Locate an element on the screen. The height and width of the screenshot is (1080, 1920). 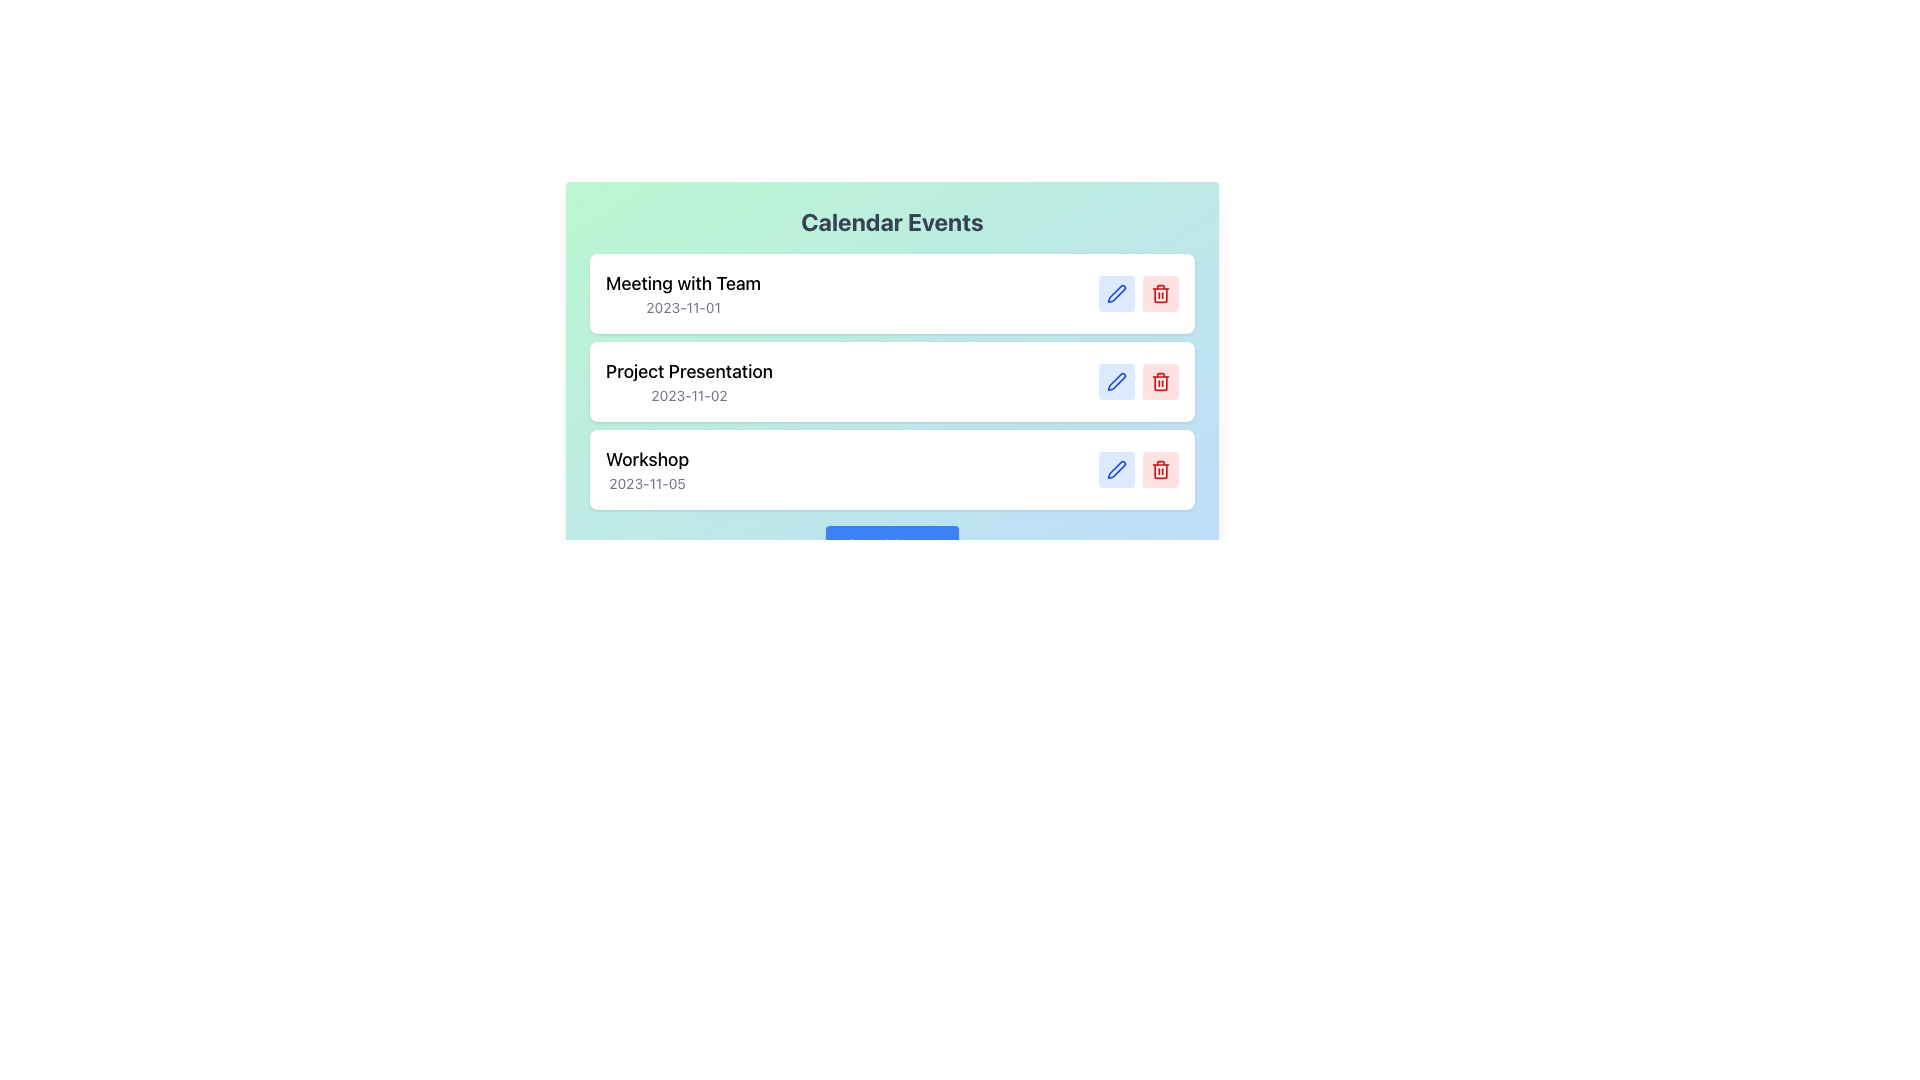
the plus icon within the blue 'Add Event' button located at the bottom center of the interface panel is located at coordinates (851, 546).